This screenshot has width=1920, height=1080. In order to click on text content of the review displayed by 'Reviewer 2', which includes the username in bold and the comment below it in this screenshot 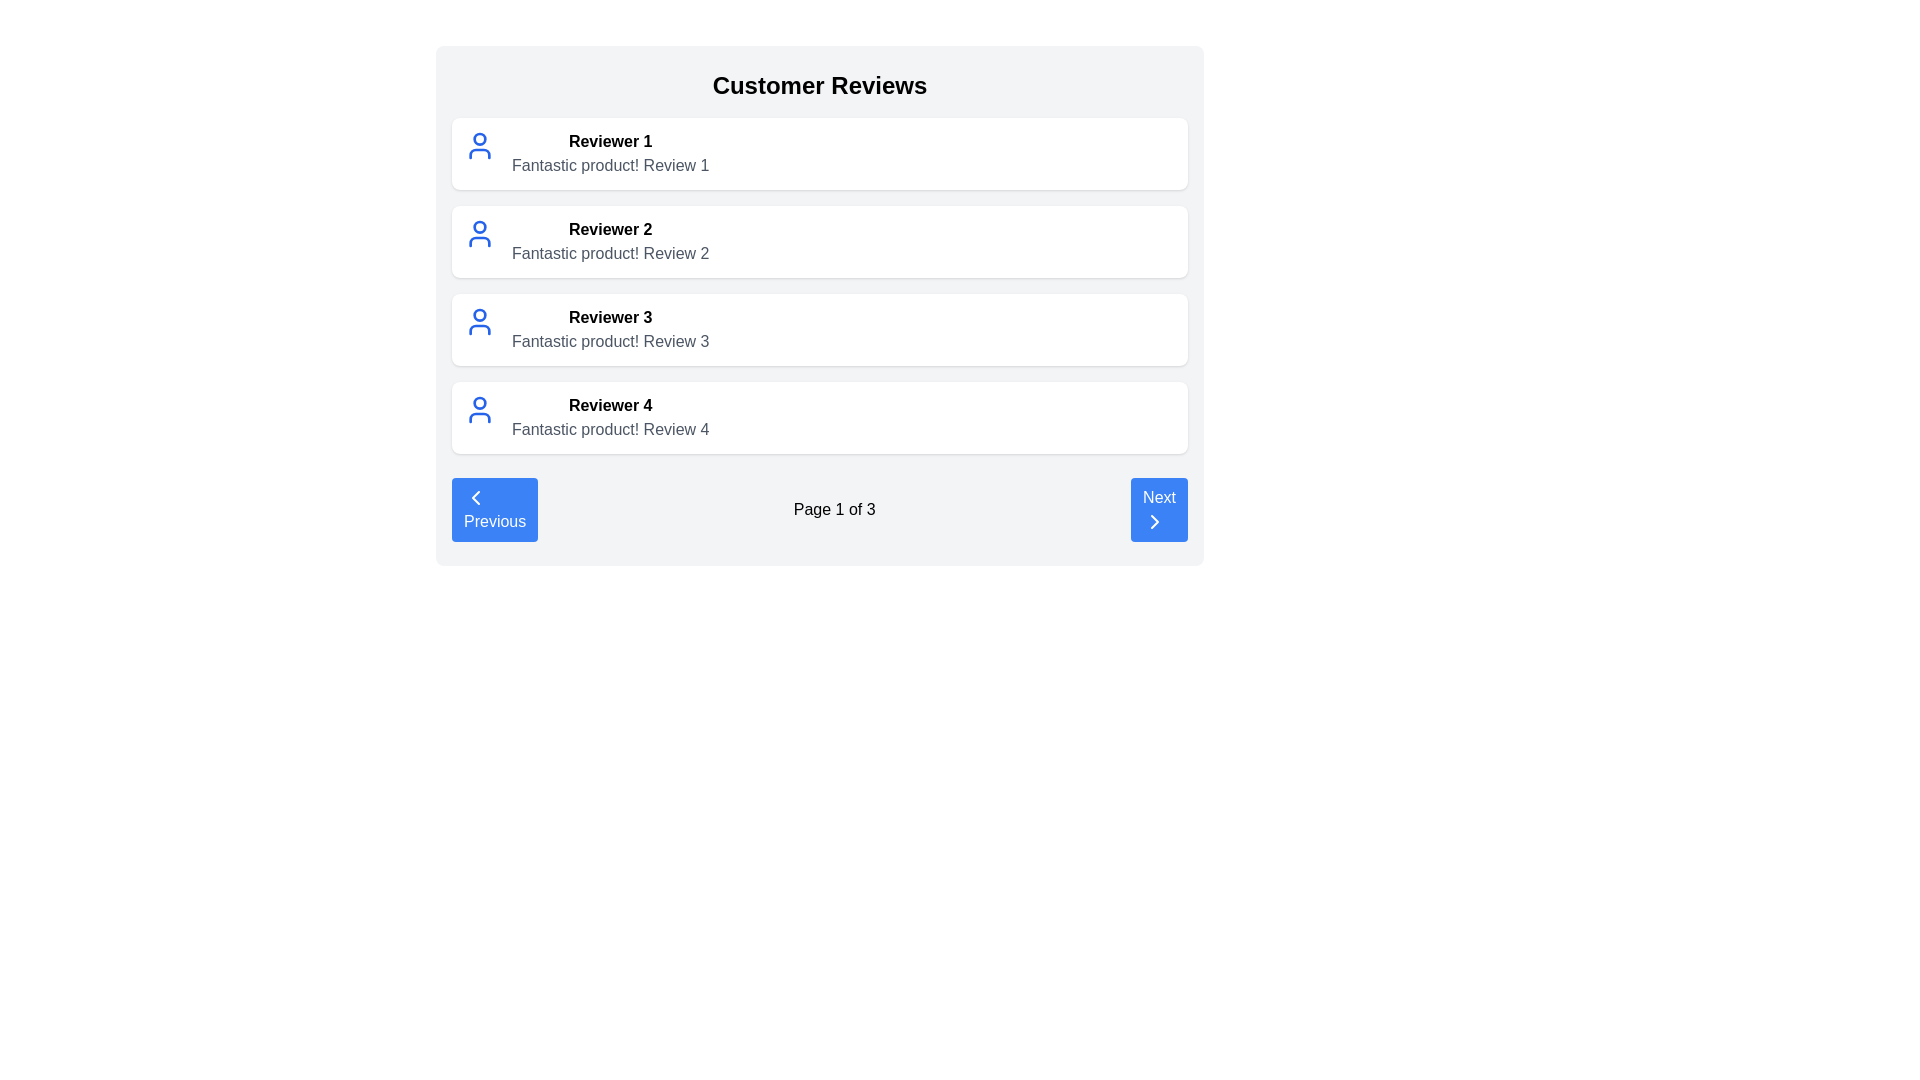, I will do `click(609, 241)`.